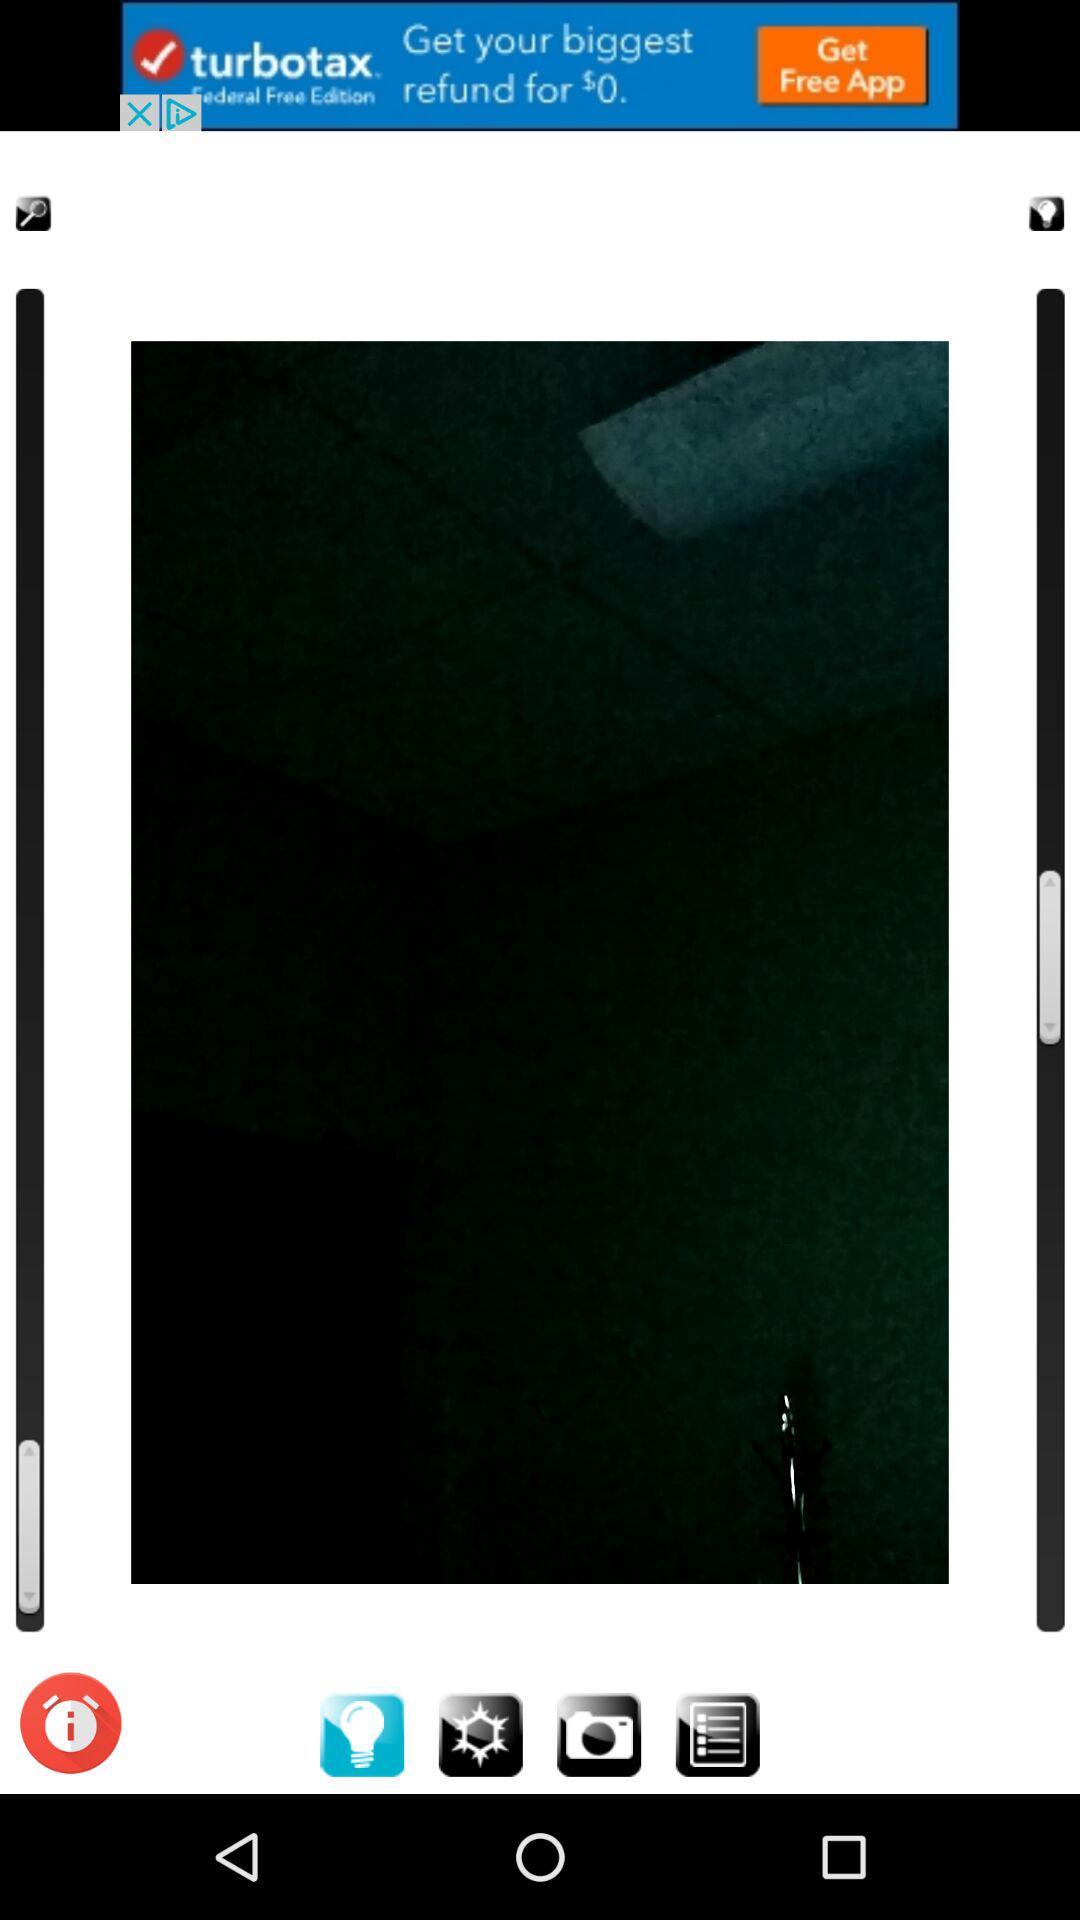 This screenshot has height=1920, width=1080. I want to click on increase the light, so click(362, 1733).